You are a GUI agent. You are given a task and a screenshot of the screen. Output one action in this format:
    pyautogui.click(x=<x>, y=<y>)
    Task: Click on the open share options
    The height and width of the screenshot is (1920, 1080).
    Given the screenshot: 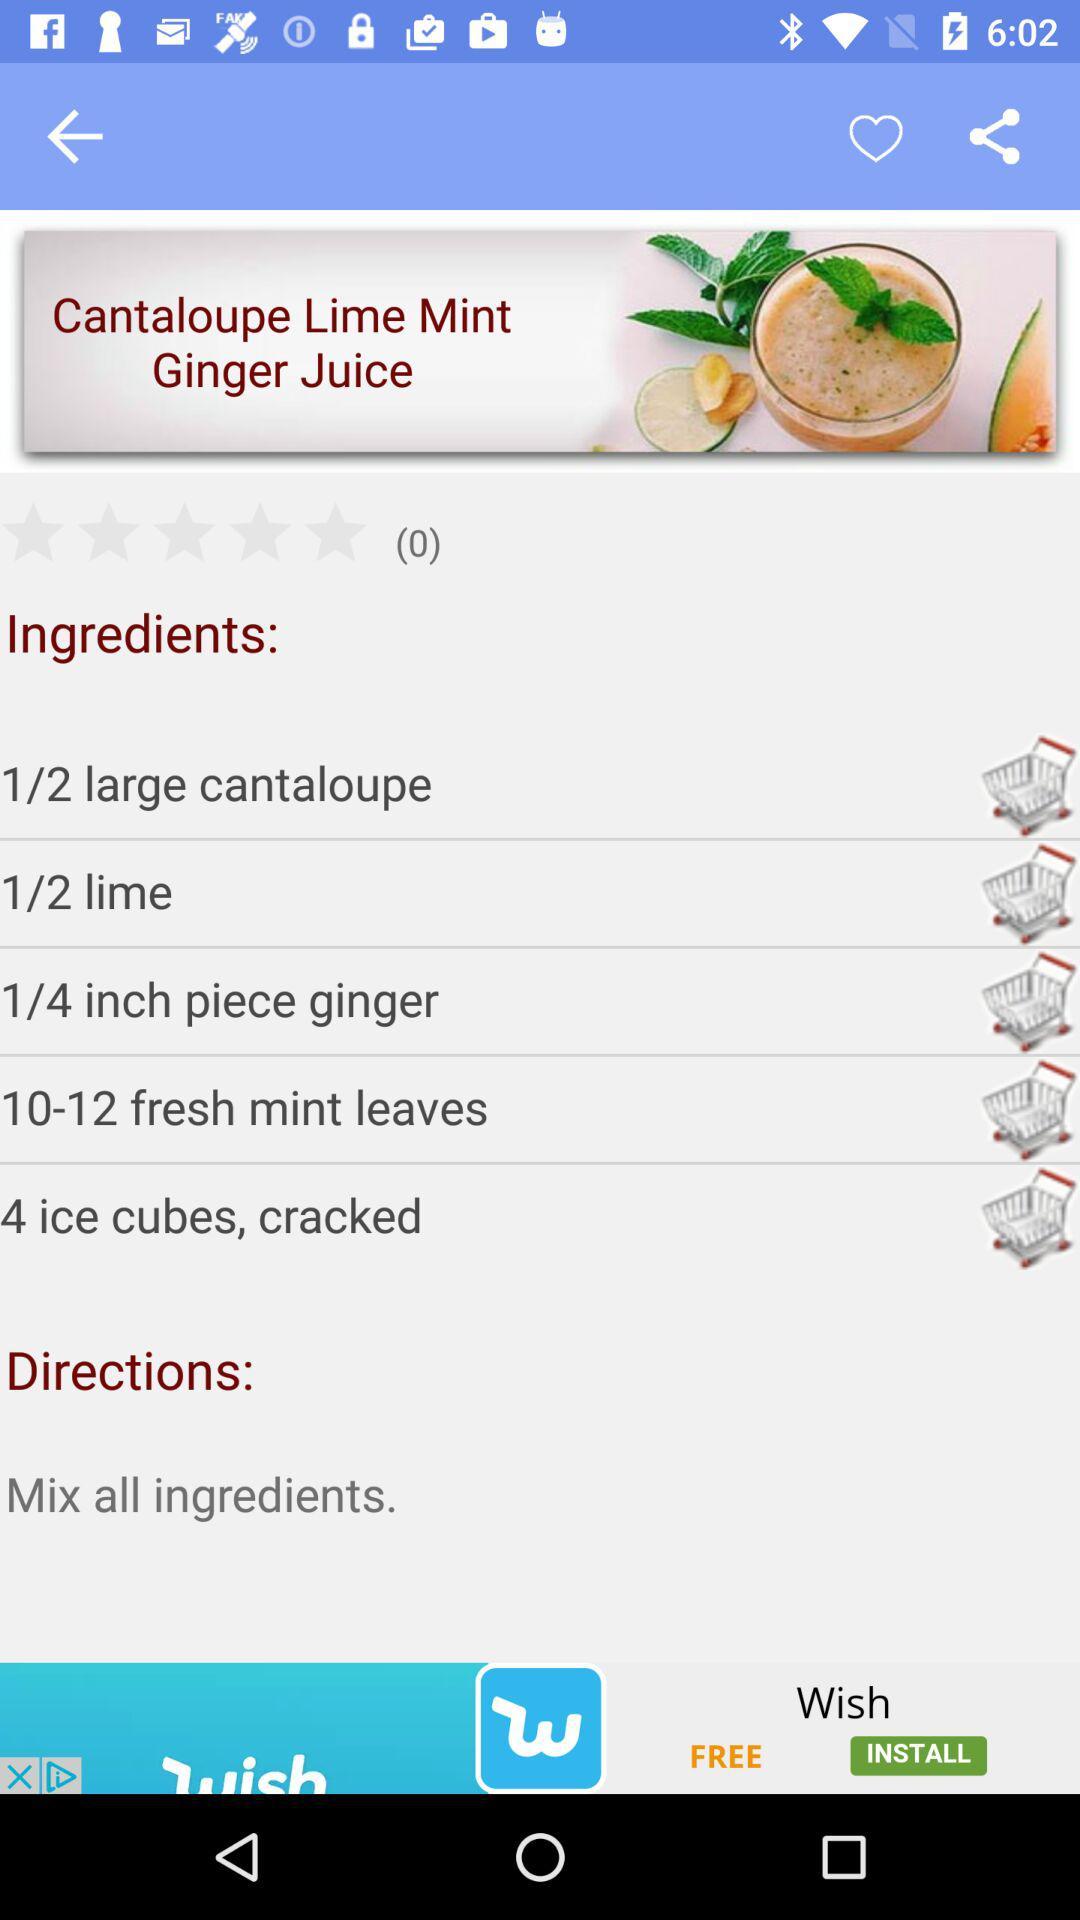 What is the action you would take?
    pyautogui.click(x=994, y=135)
    